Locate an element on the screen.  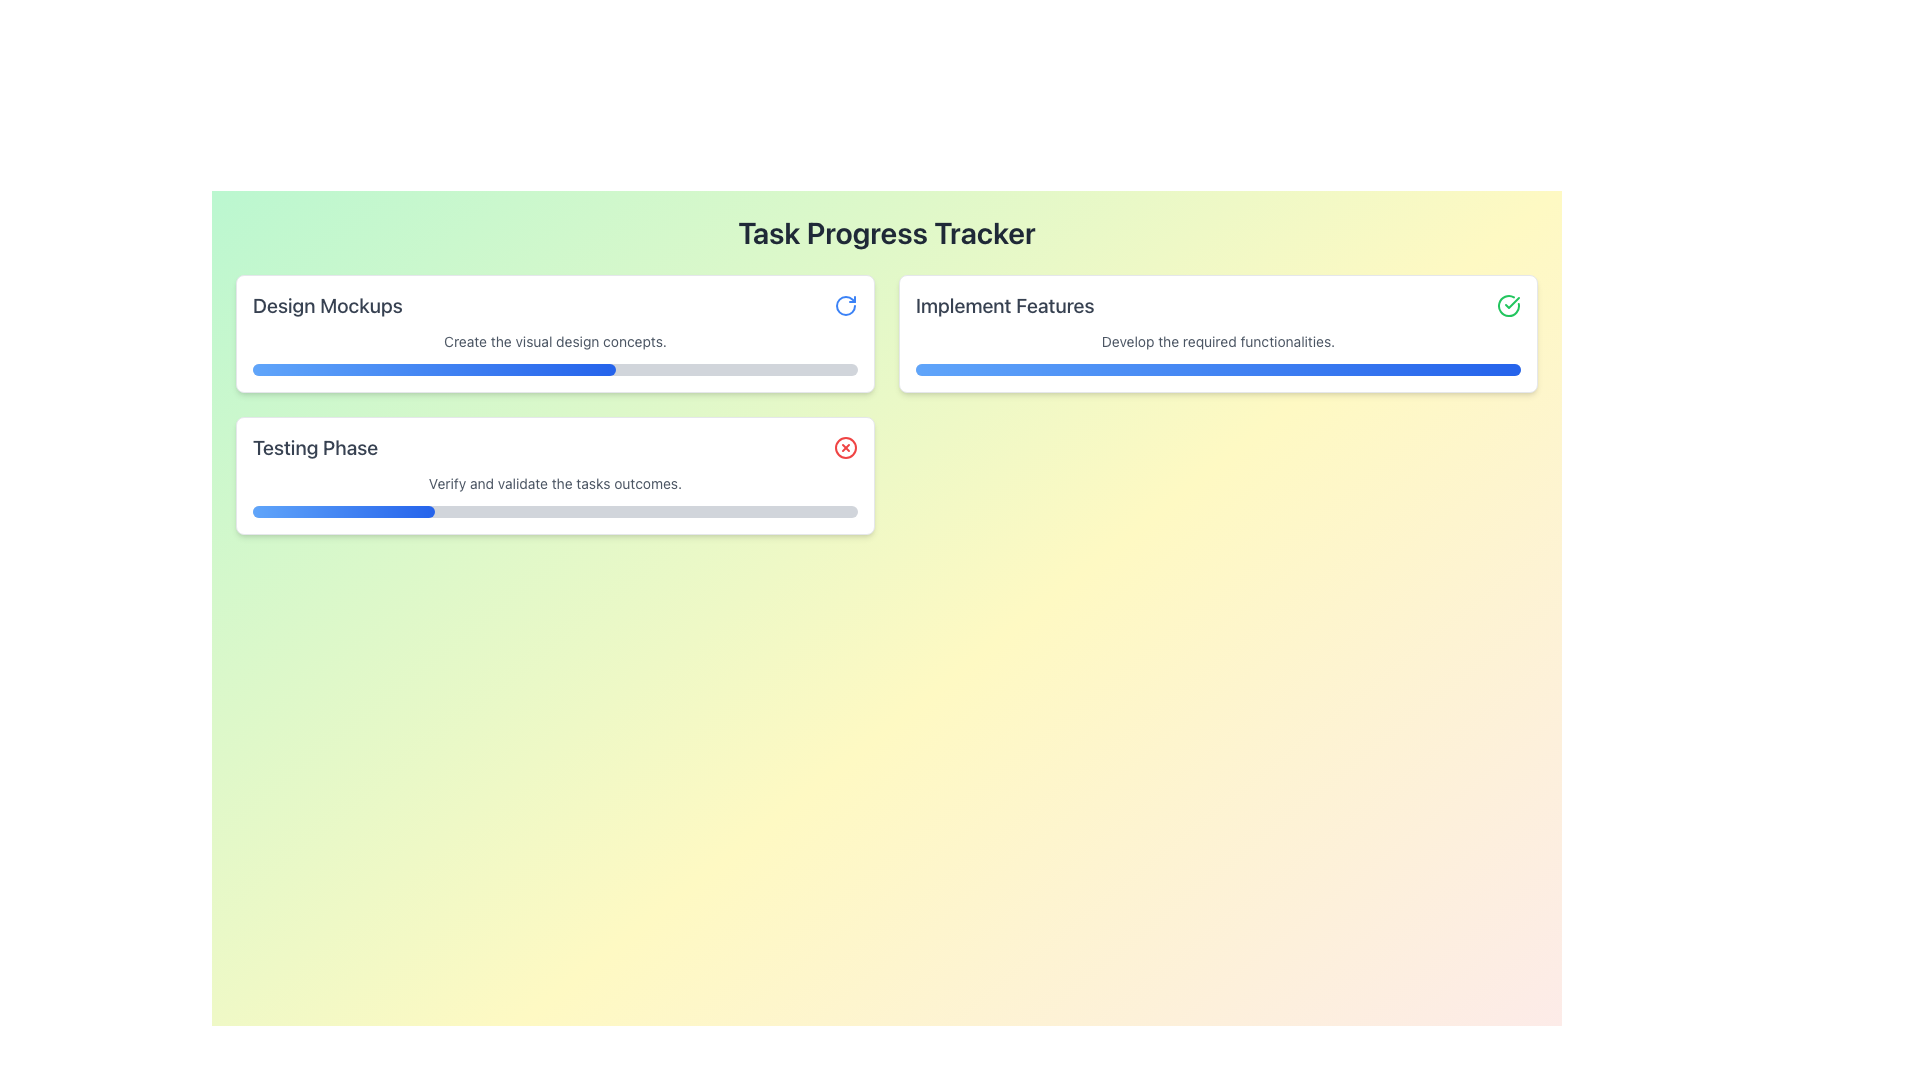
the checkmark icon indicating task completion located at the top-right corner of the task card titled 'Implement Features' is located at coordinates (1508, 305).